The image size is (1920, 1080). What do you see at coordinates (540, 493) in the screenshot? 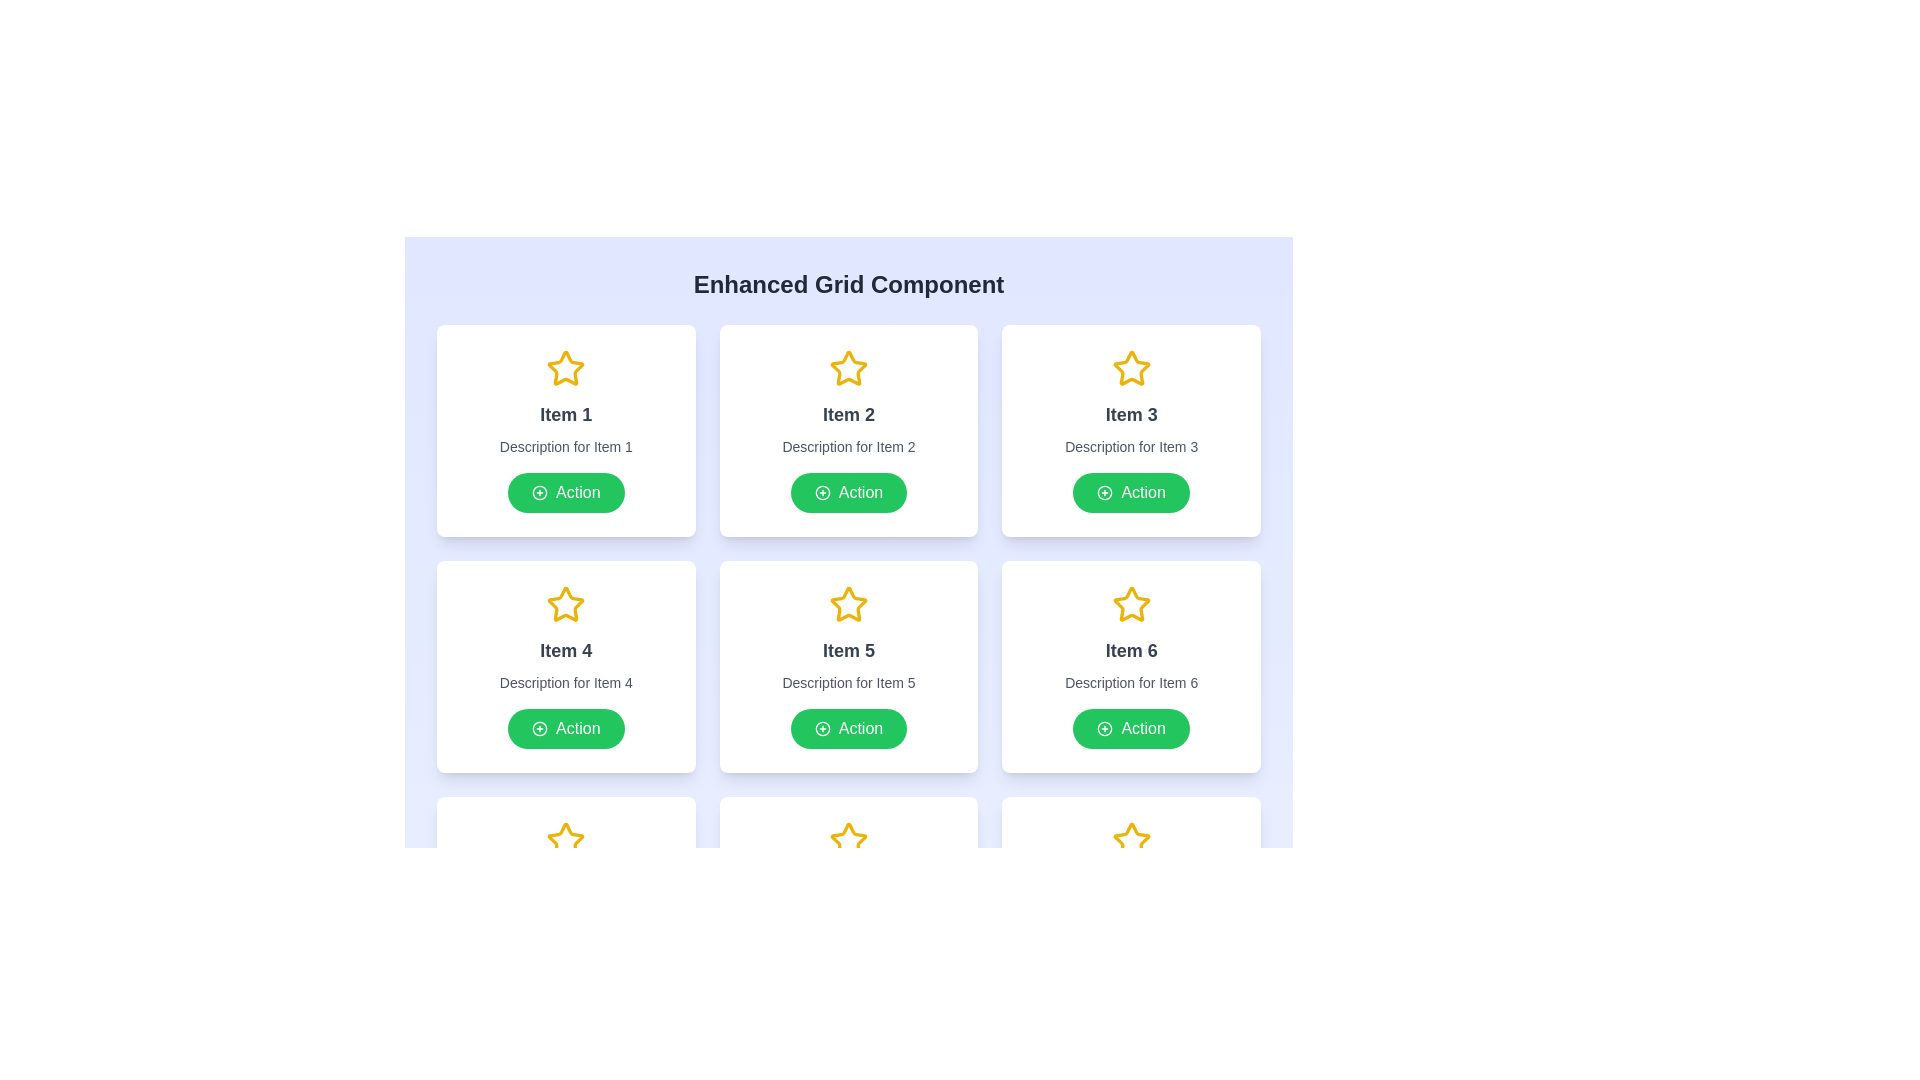
I see `the plus icon located in the middle section of the 'Action' button at the bottom of the 'Item 1' card` at bounding box center [540, 493].